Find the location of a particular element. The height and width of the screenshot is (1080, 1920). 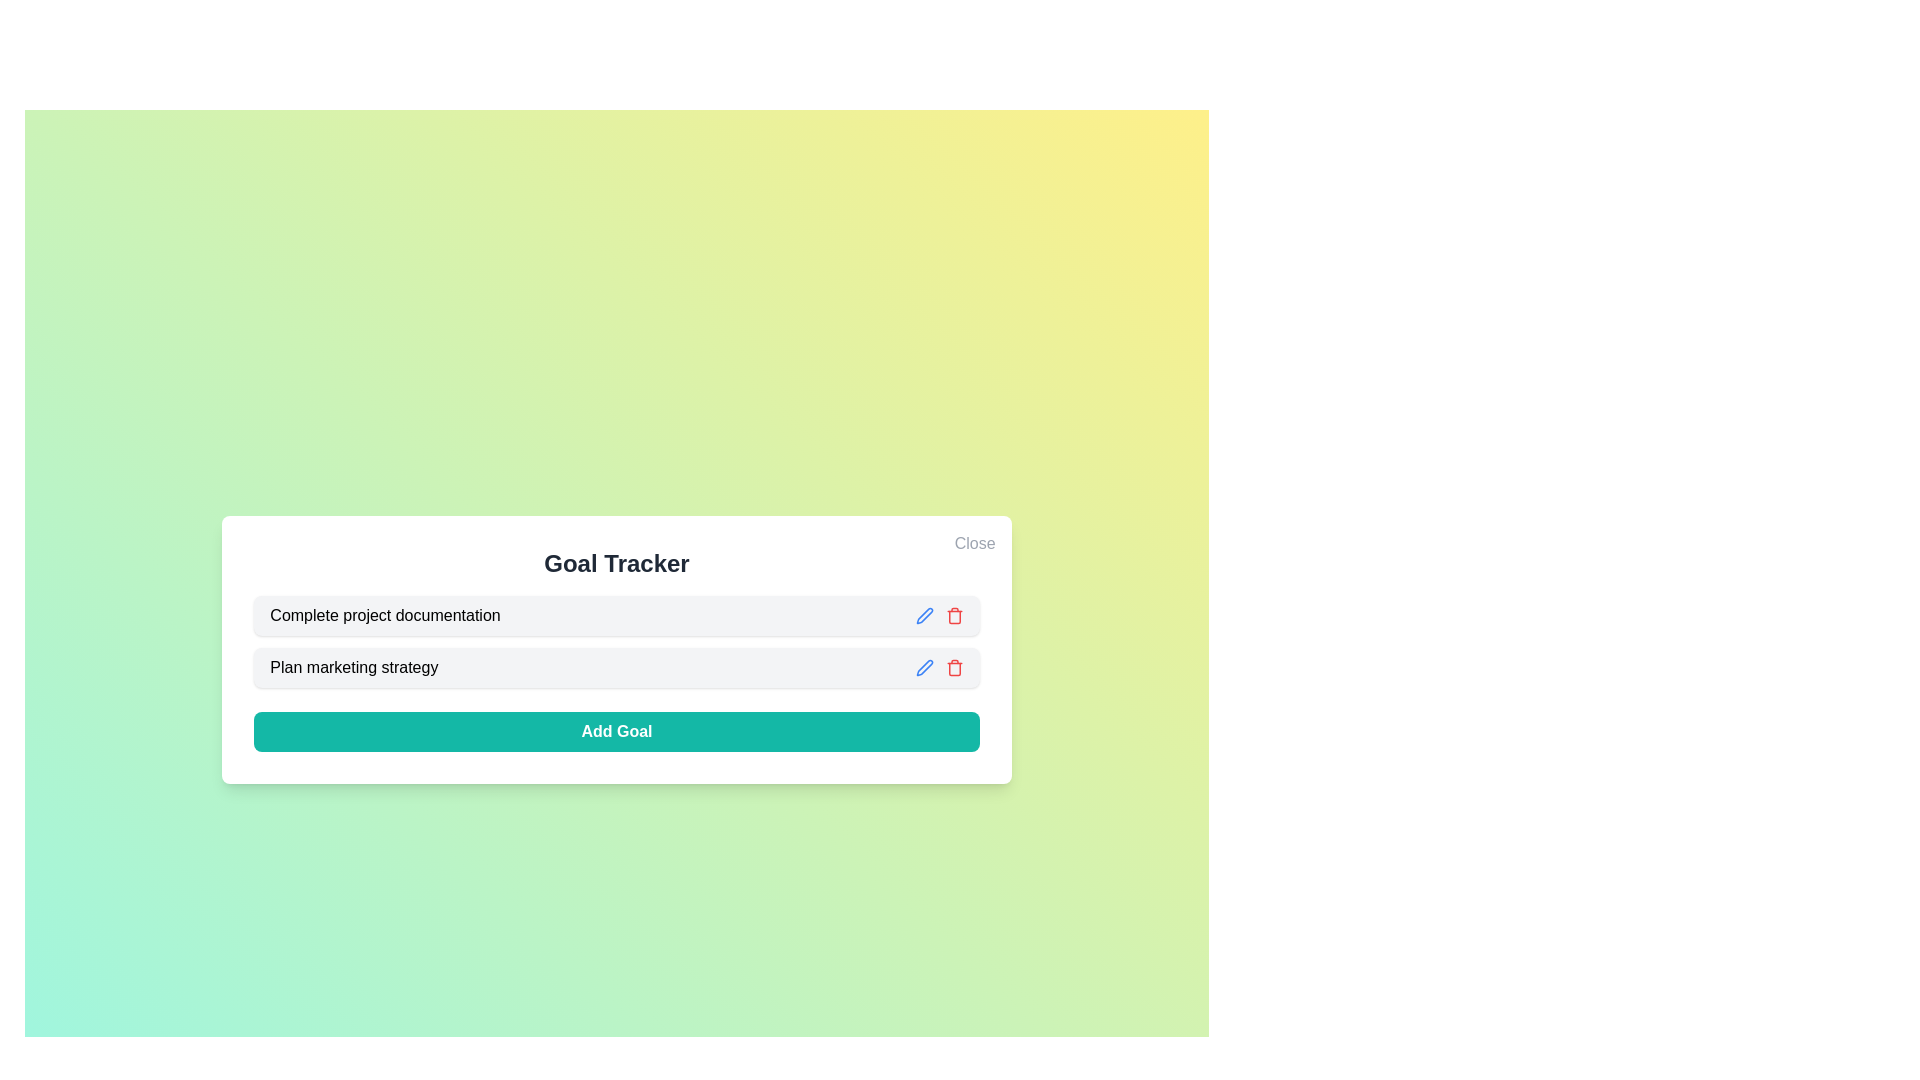

the delete icon for the goal Complete project documentation is located at coordinates (953, 615).